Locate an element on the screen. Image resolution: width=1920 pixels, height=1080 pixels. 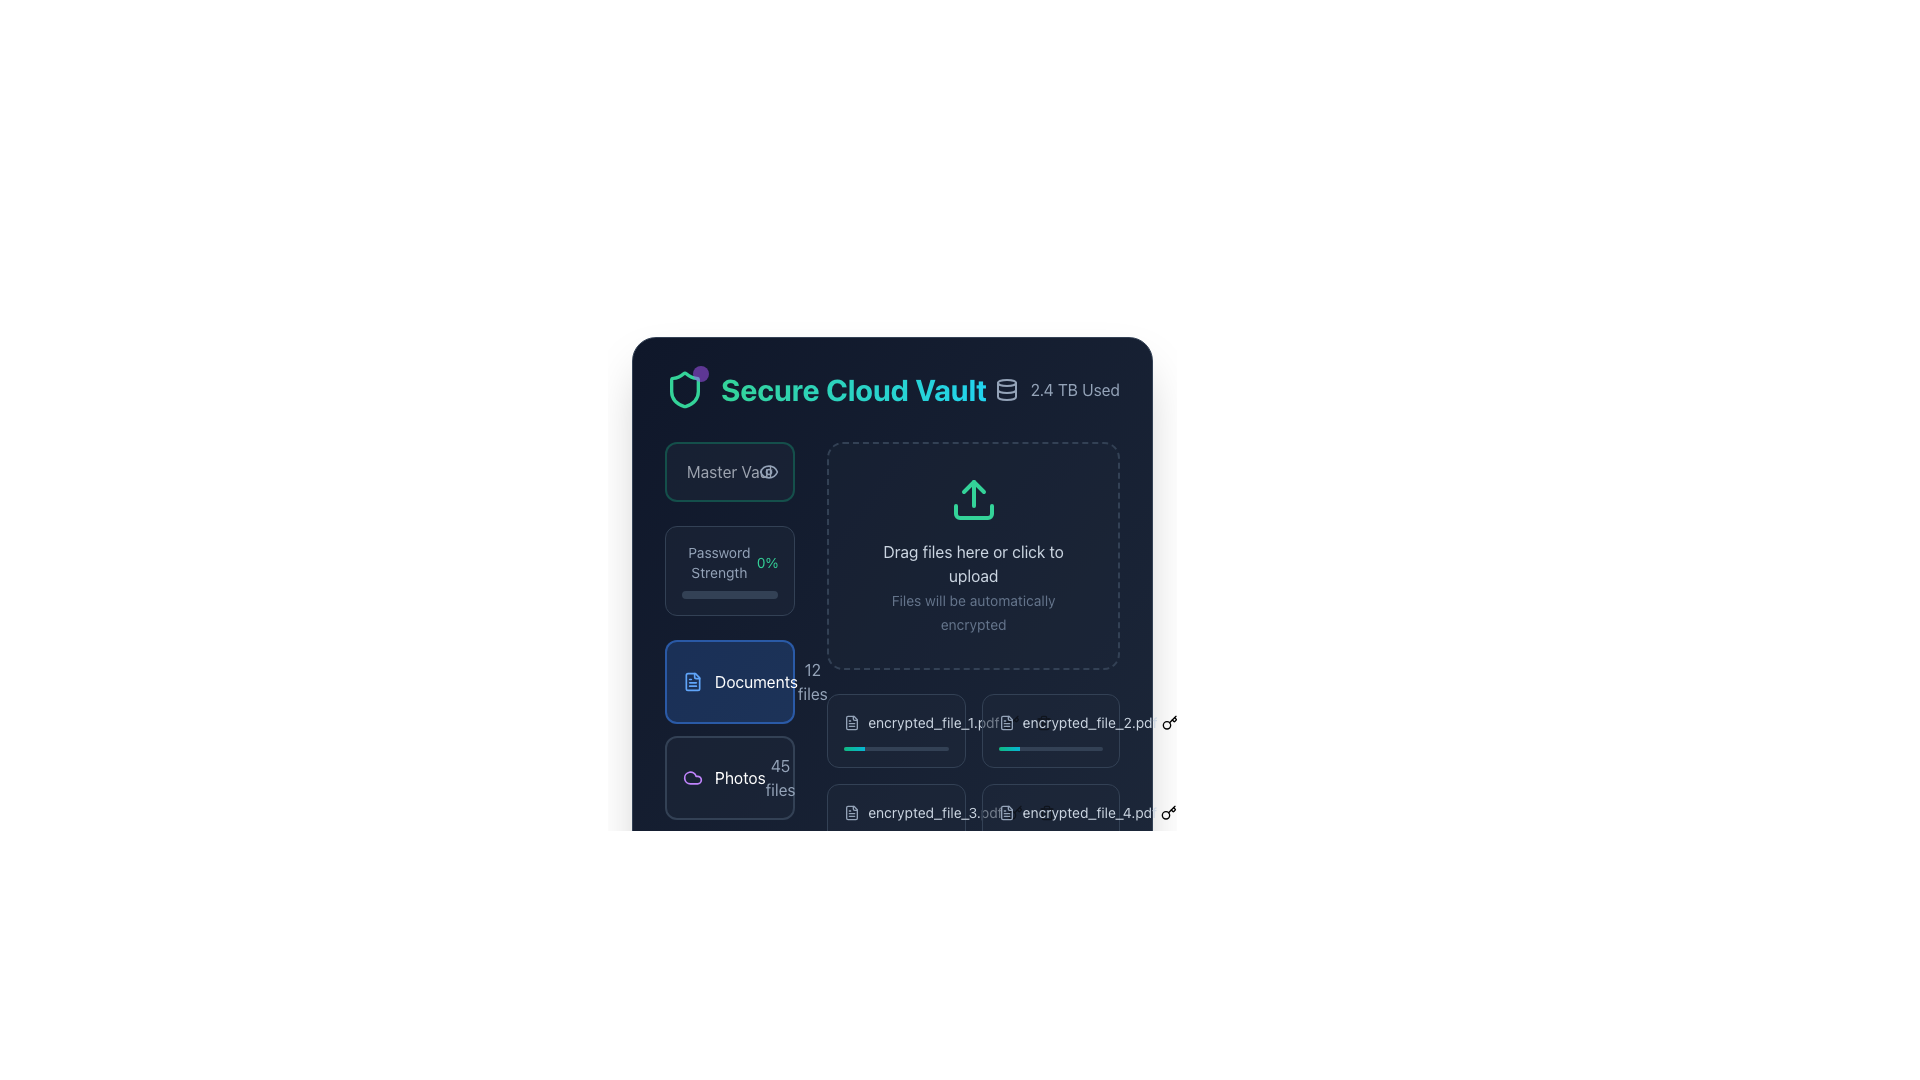
the small dark key icon located in the lower-right quadrant of the interface, adjacent to the file entry labeled 'encrypted_file_2.pdf' is located at coordinates (1169, 722).